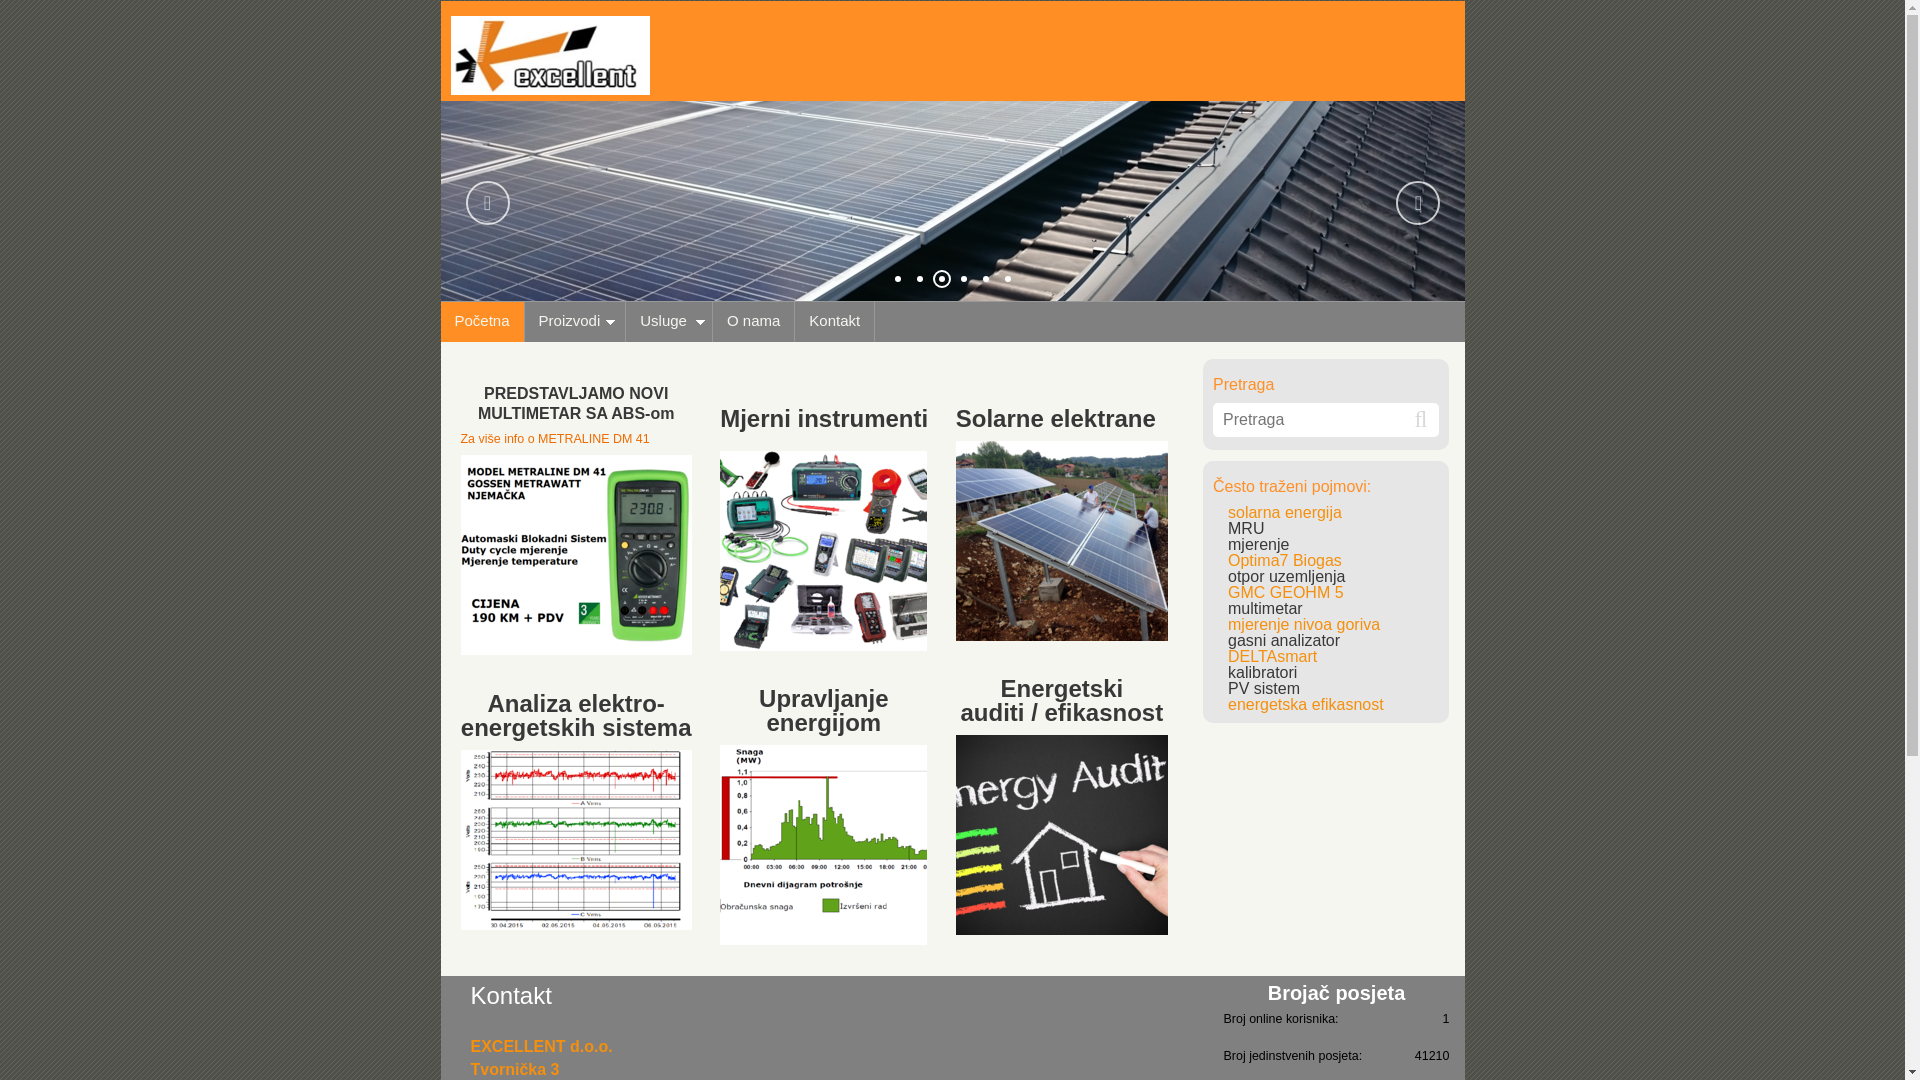 This screenshot has width=1920, height=1080. Describe the element at coordinates (1264, 607) in the screenshot. I see `'multimetar'` at that location.